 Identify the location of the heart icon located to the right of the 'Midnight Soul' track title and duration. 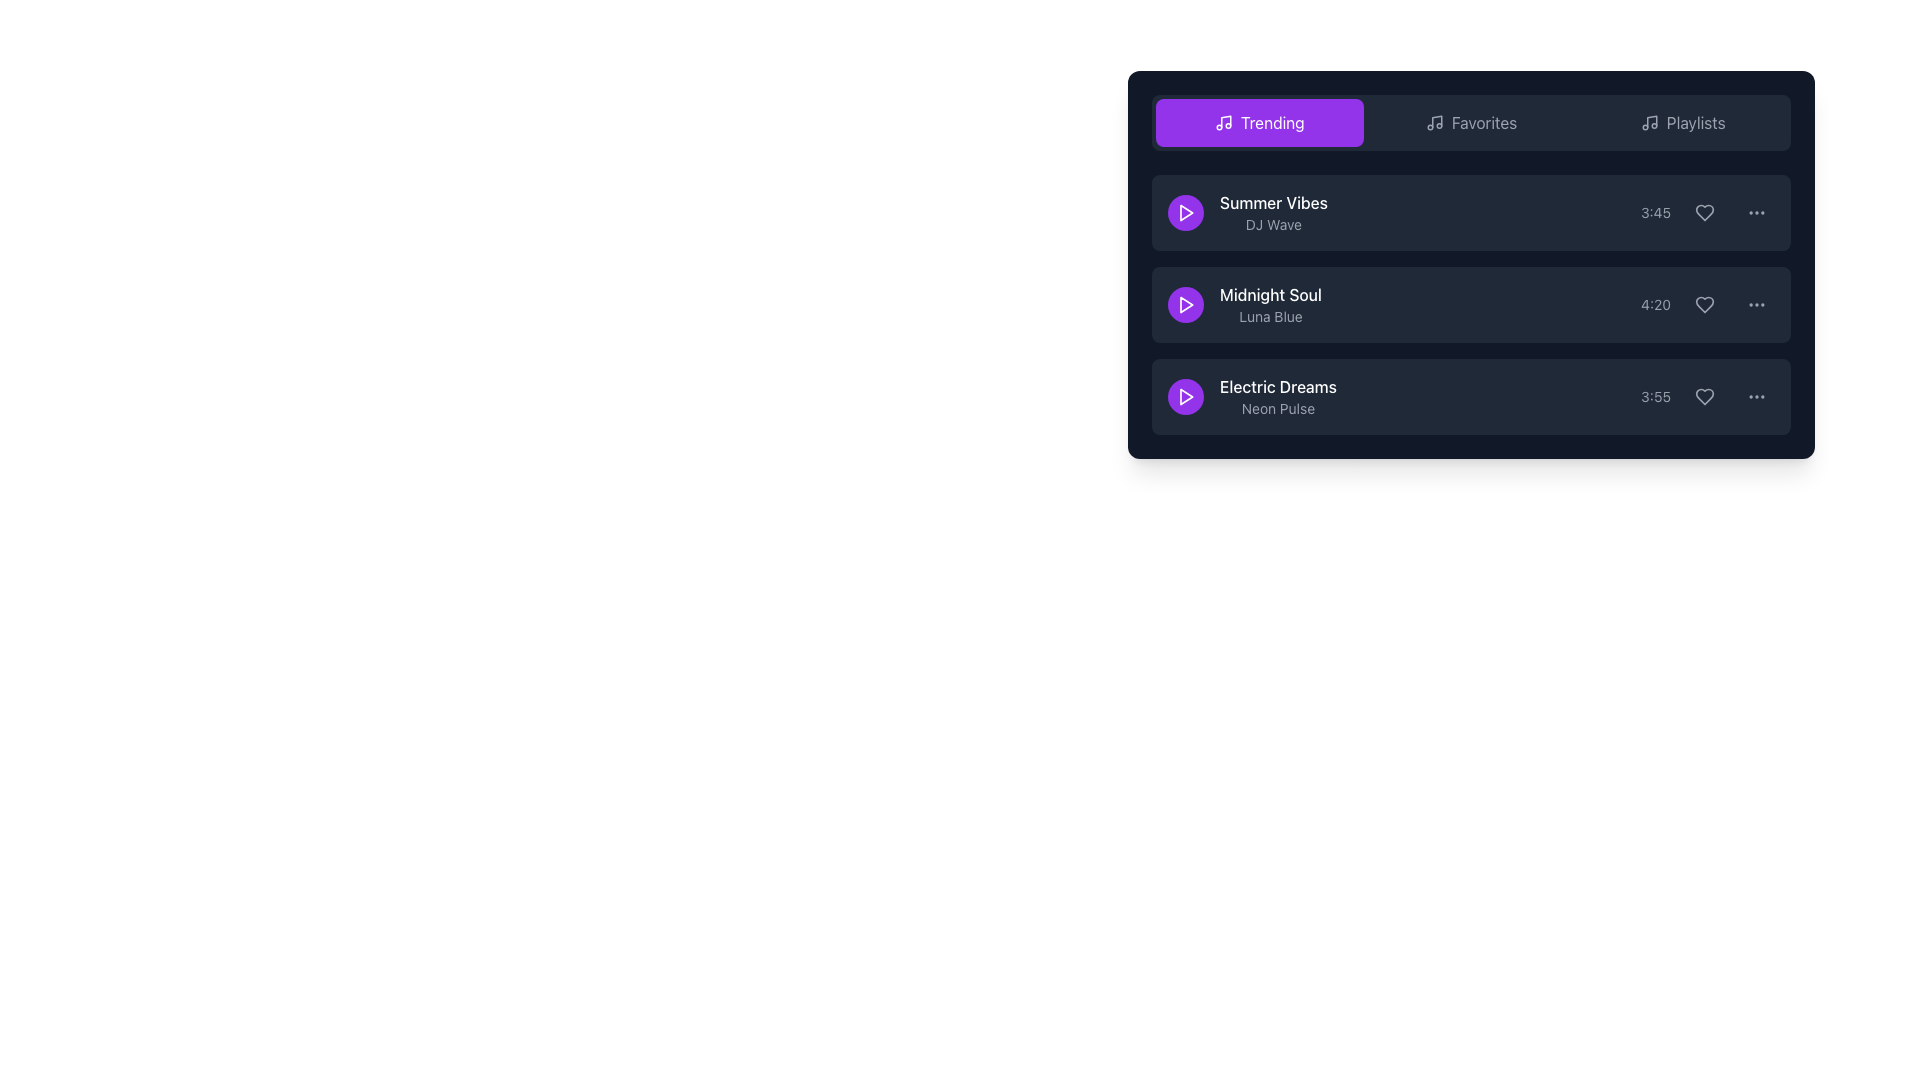
(1703, 304).